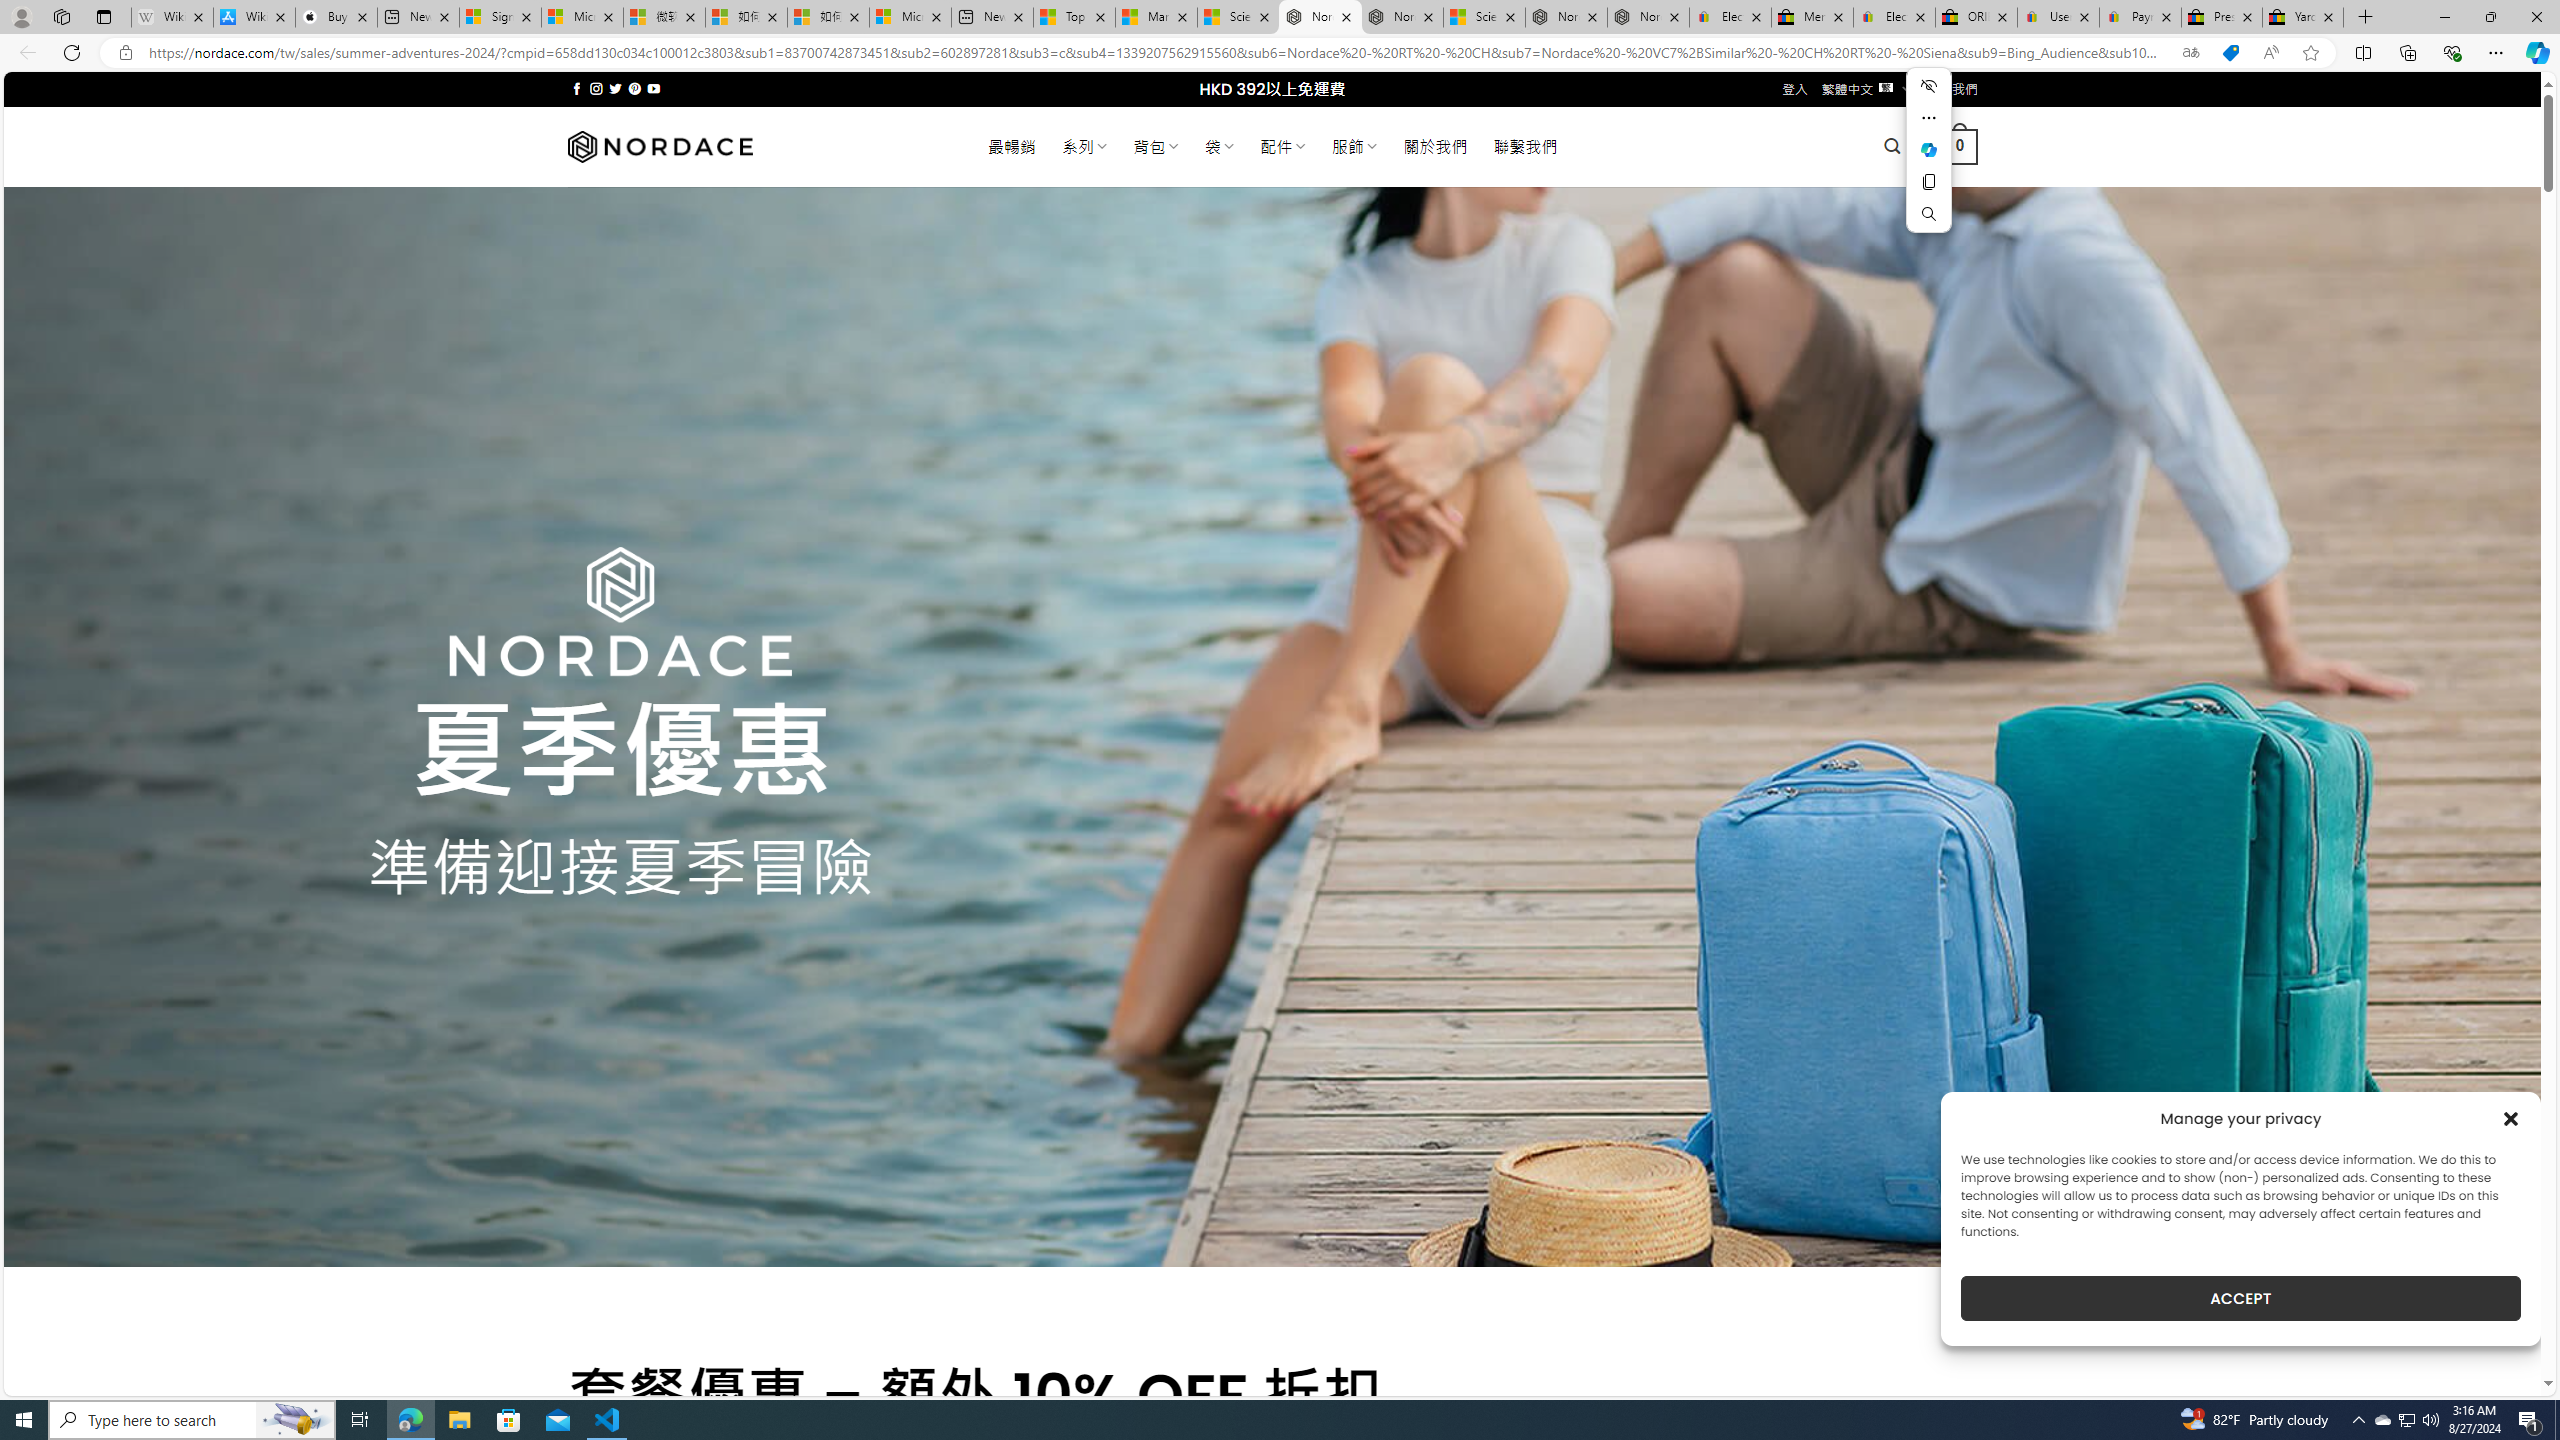  I want to click on 'Follow on YouTube', so click(653, 88).